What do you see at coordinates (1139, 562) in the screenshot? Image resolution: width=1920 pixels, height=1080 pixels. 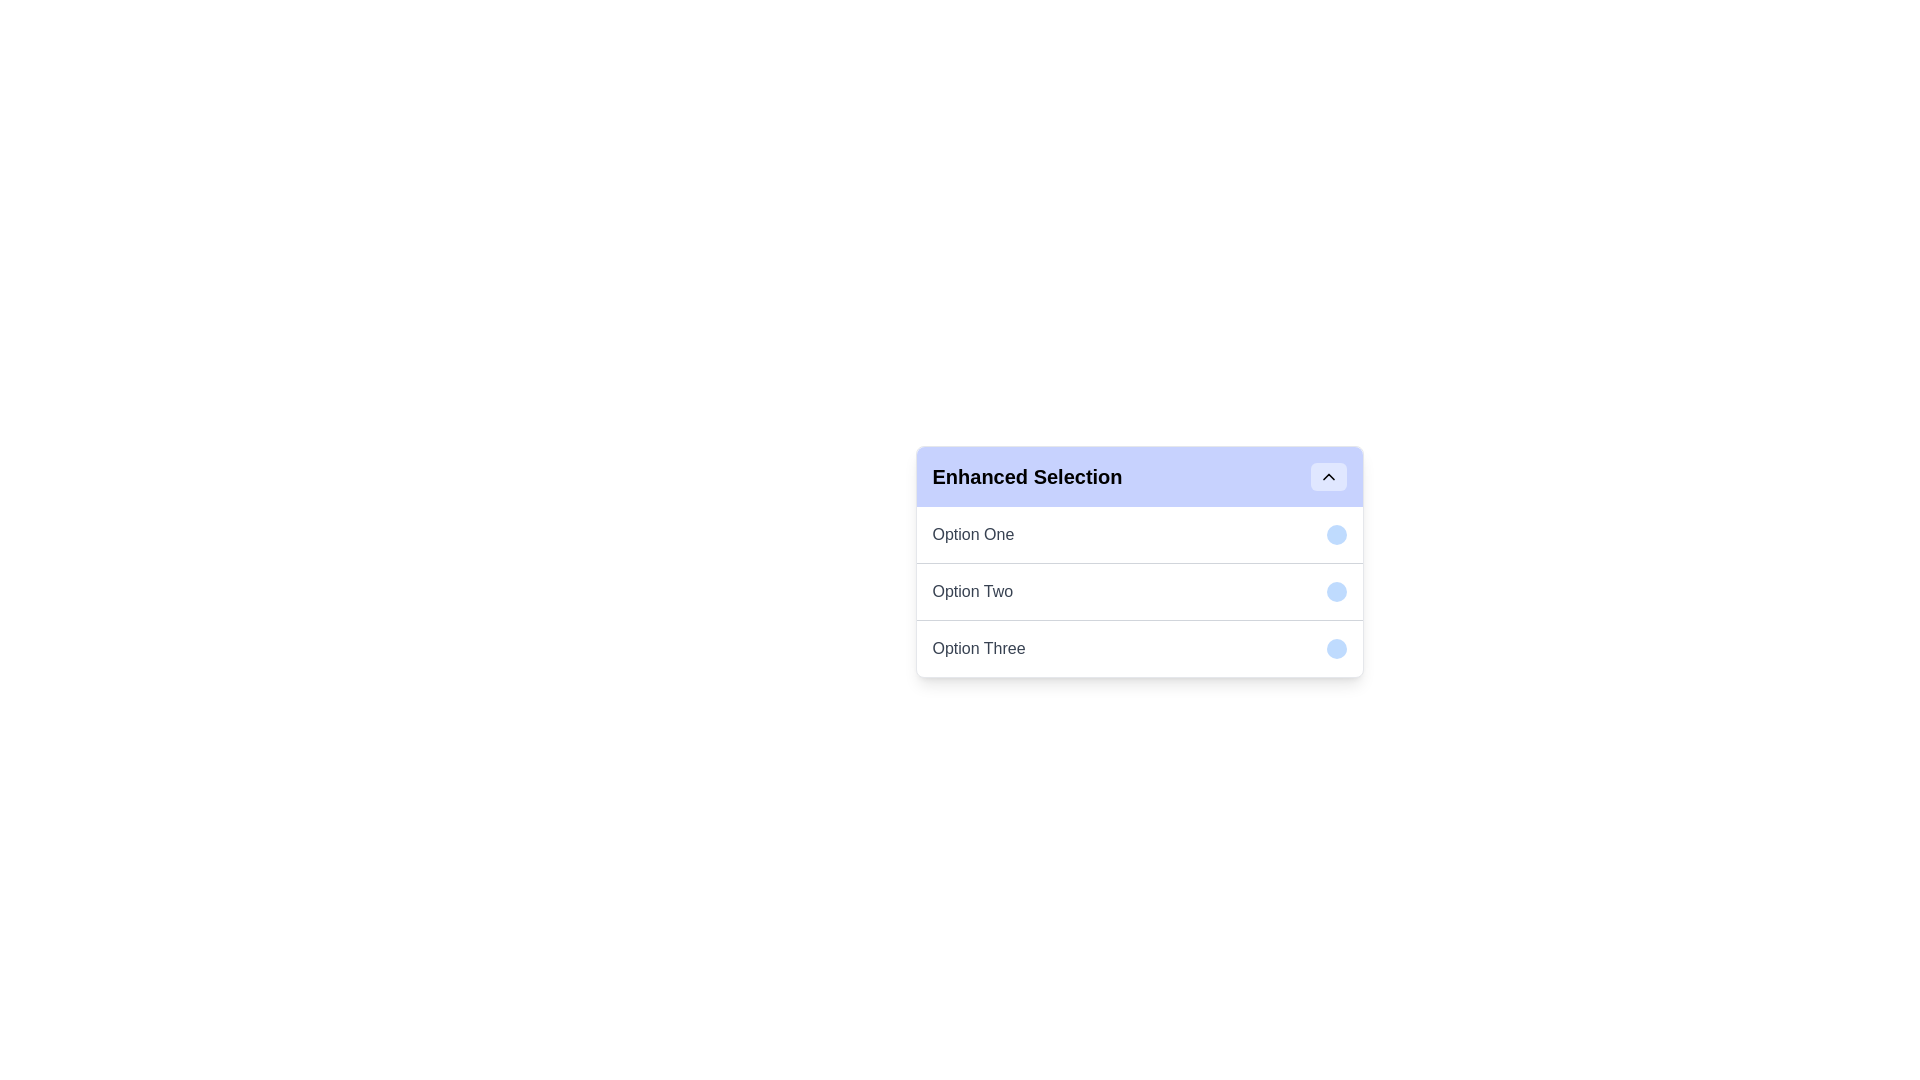 I see `the 'Enhanced Selection' dropdown menu` at bounding box center [1139, 562].